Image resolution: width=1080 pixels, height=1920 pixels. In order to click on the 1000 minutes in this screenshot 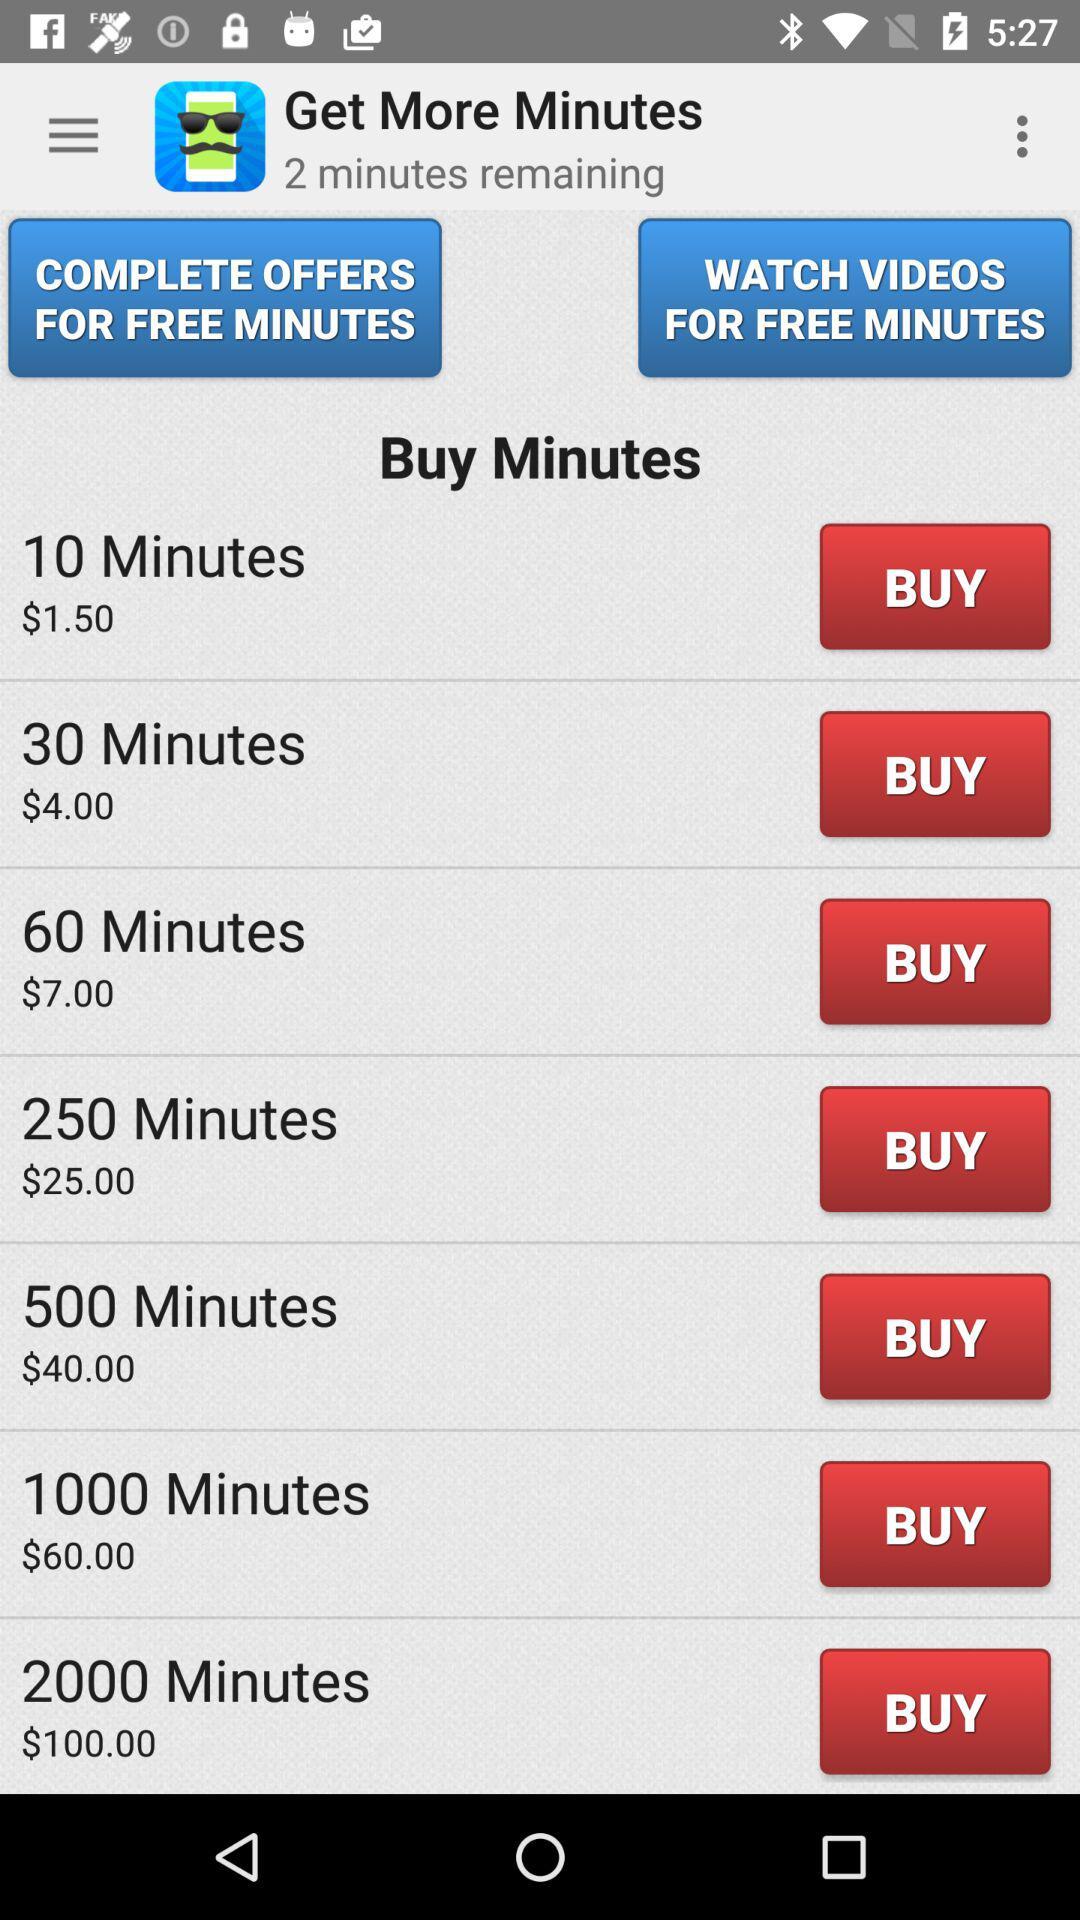, I will do `click(196, 1491)`.